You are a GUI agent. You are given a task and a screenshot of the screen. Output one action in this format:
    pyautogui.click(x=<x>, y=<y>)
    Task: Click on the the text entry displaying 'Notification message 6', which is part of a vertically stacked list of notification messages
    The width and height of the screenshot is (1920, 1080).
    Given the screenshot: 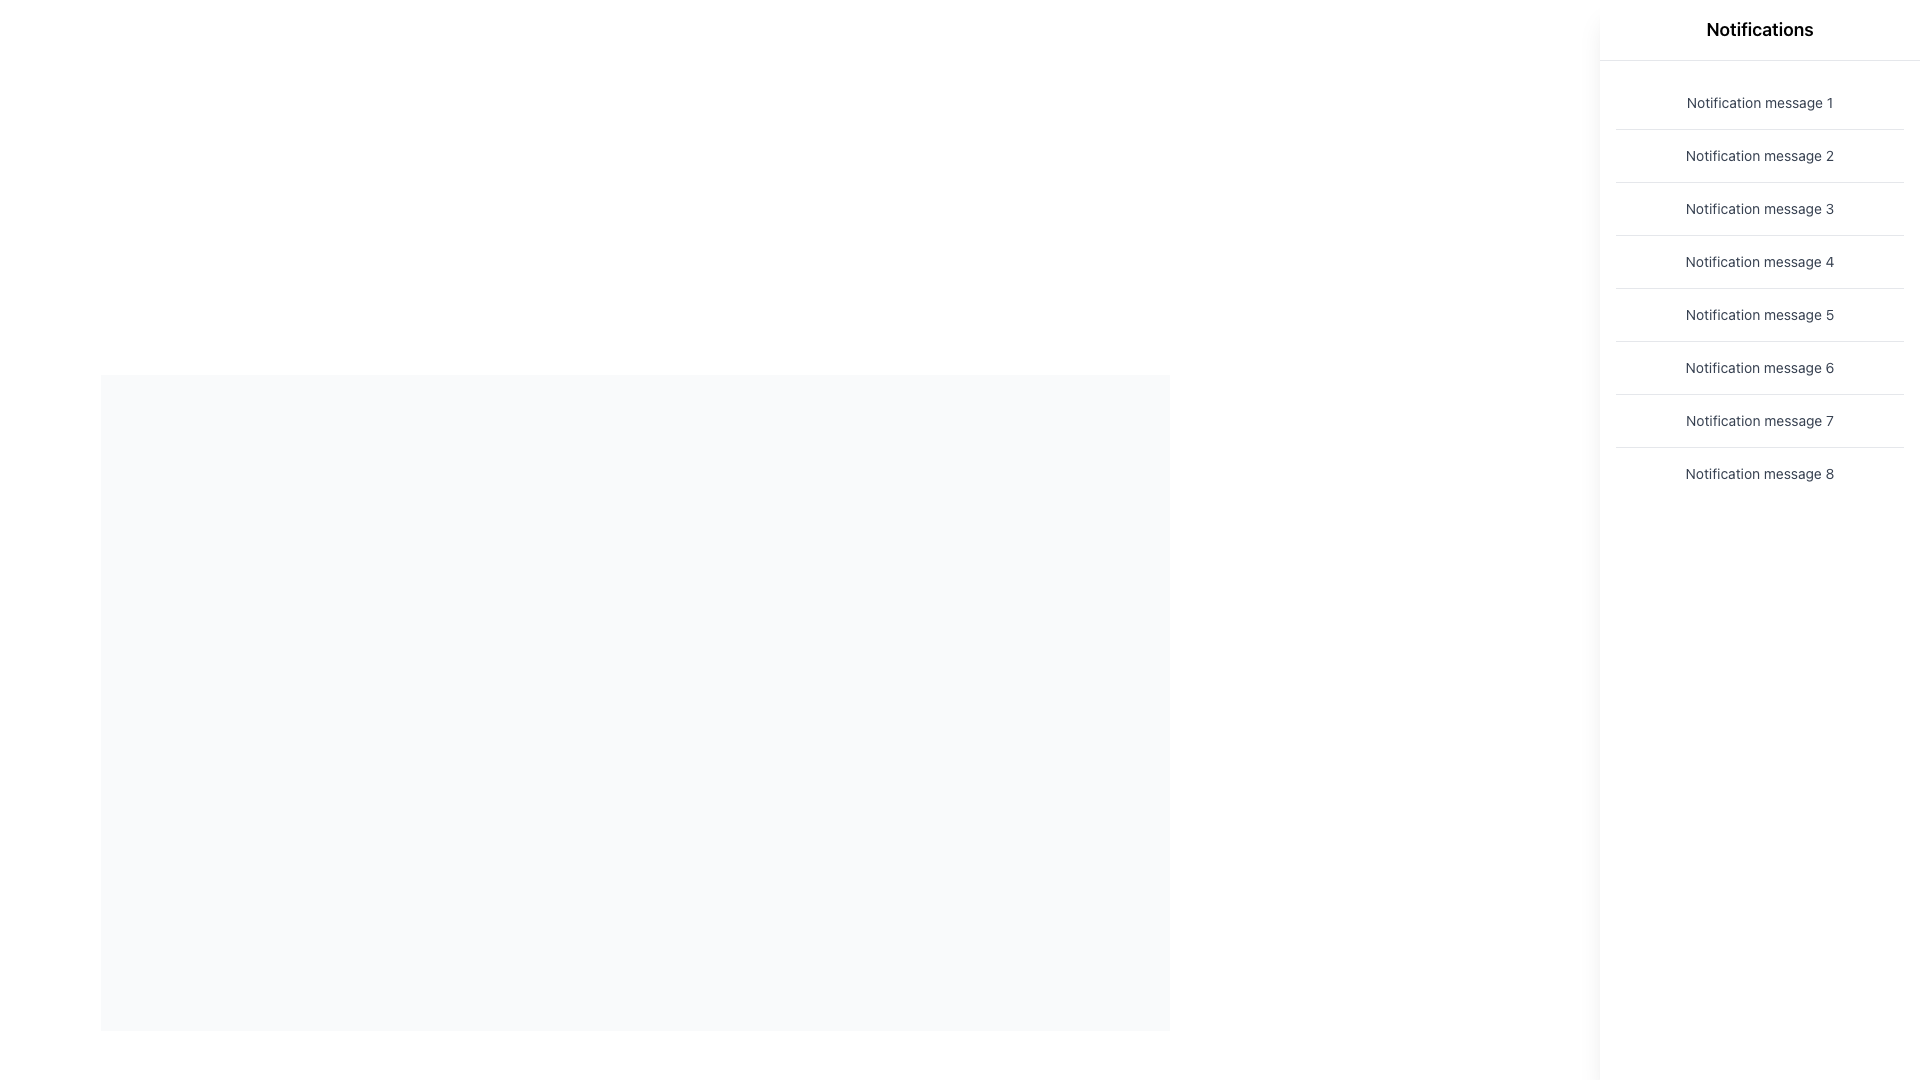 What is the action you would take?
    pyautogui.click(x=1760, y=367)
    